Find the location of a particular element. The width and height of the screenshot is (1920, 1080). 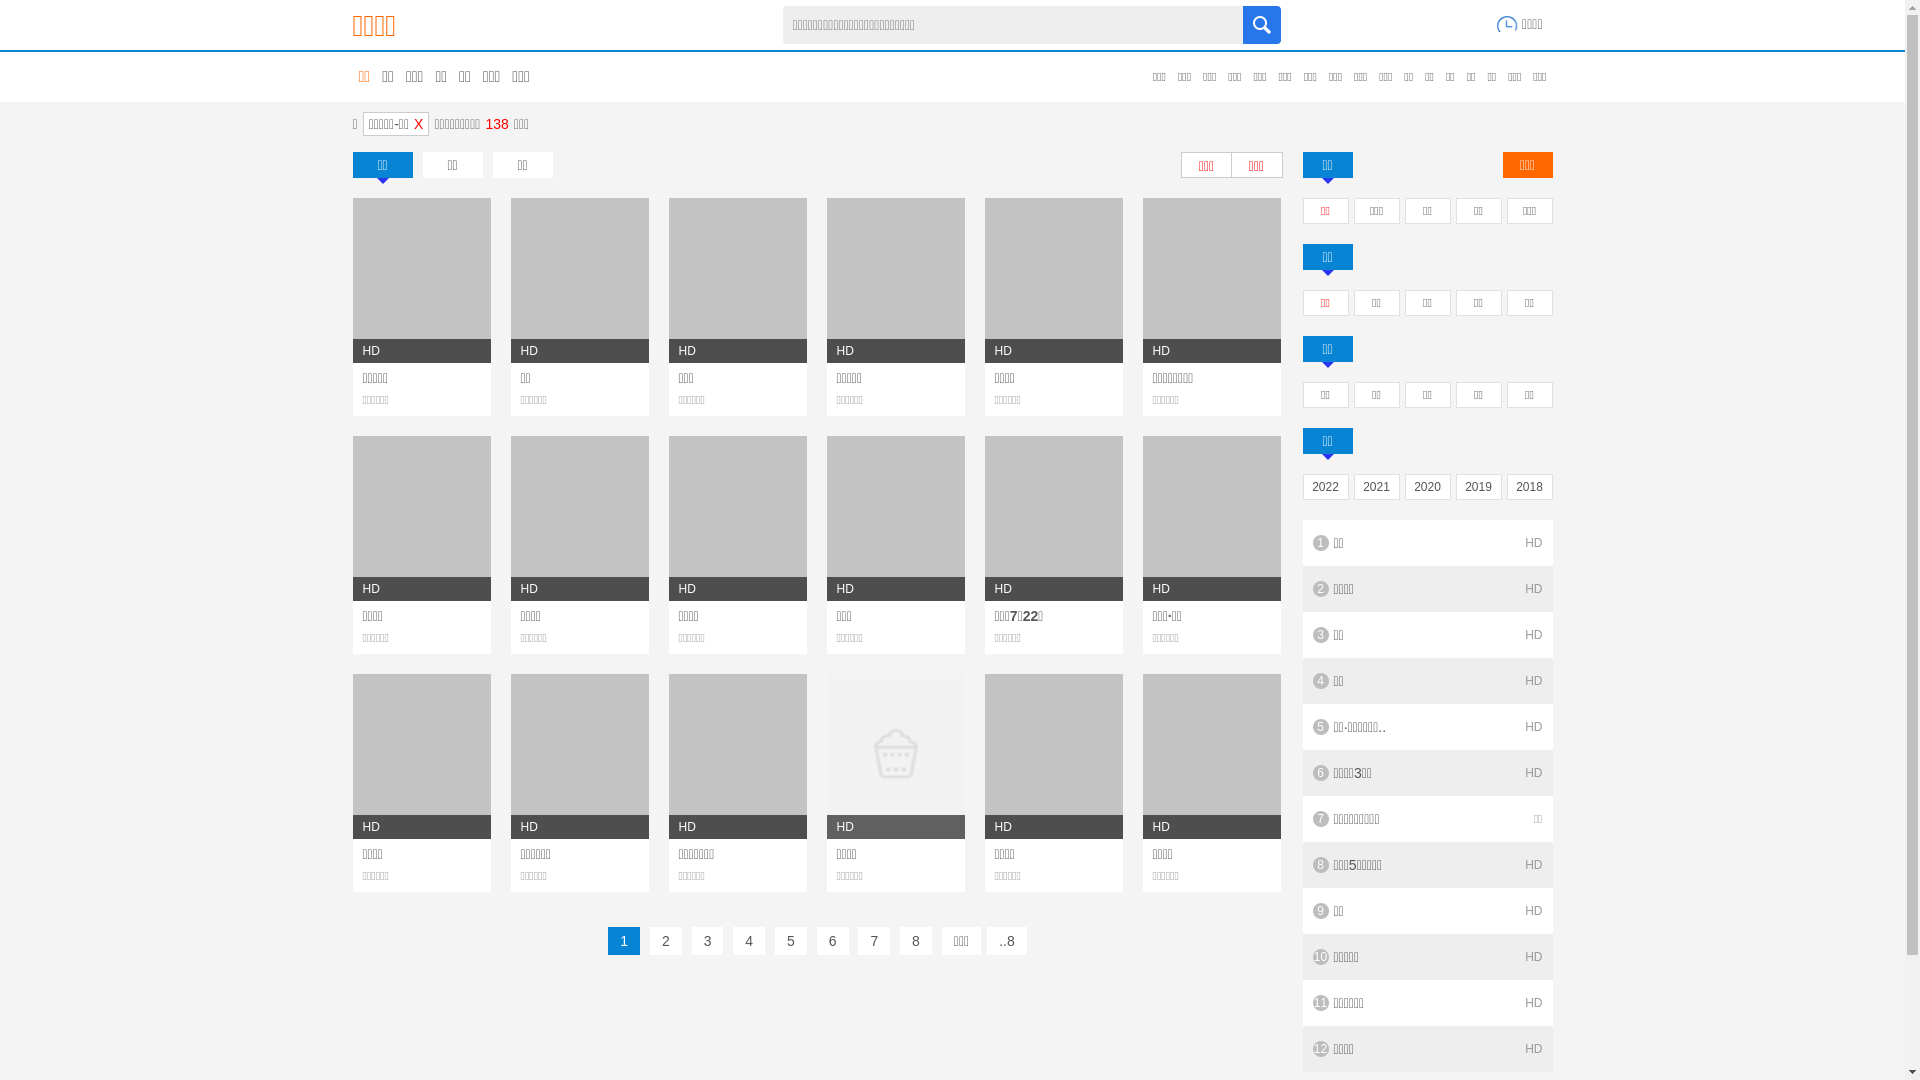

'2022' is located at coordinates (1325, 487).